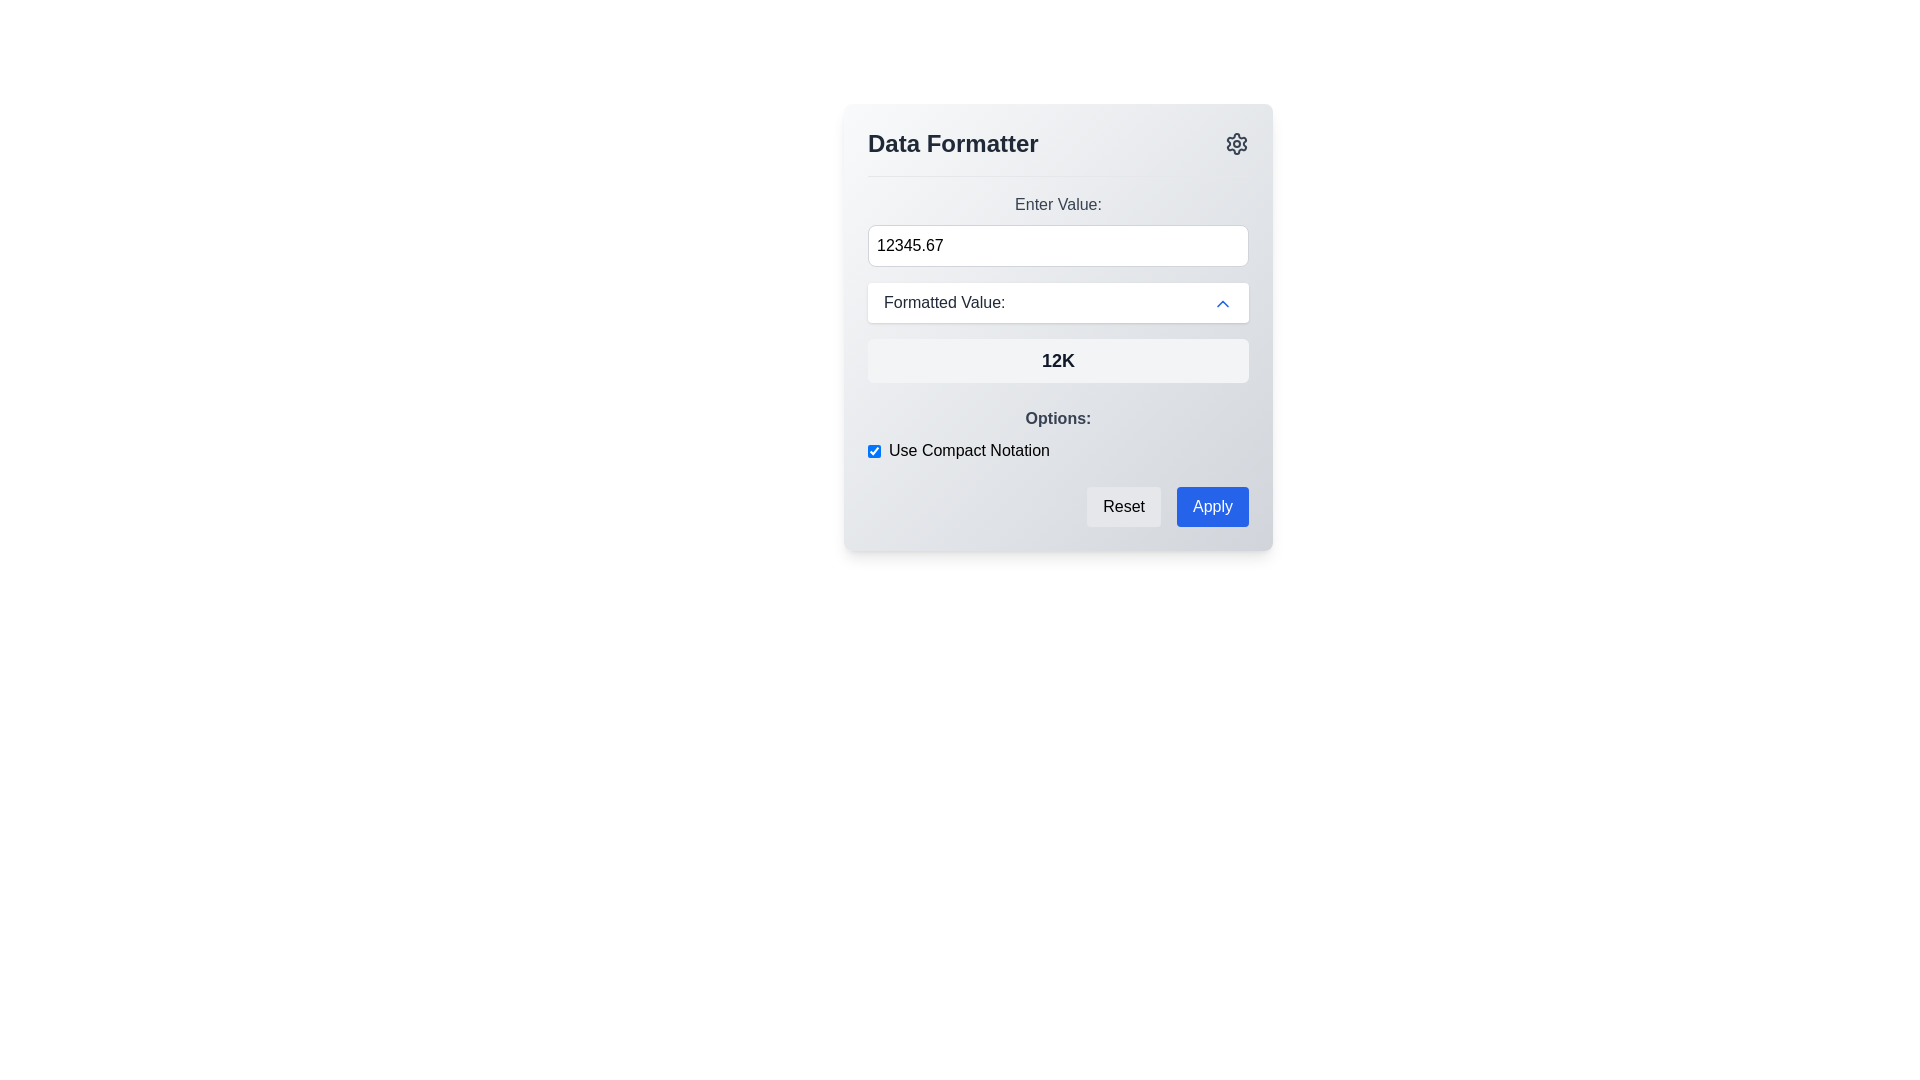 This screenshot has width=1920, height=1080. What do you see at coordinates (1057, 229) in the screenshot?
I see `the labeled text input field designed for numerical entry located in the upper section of the 'Data Formatter' card` at bounding box center [1057, 229].